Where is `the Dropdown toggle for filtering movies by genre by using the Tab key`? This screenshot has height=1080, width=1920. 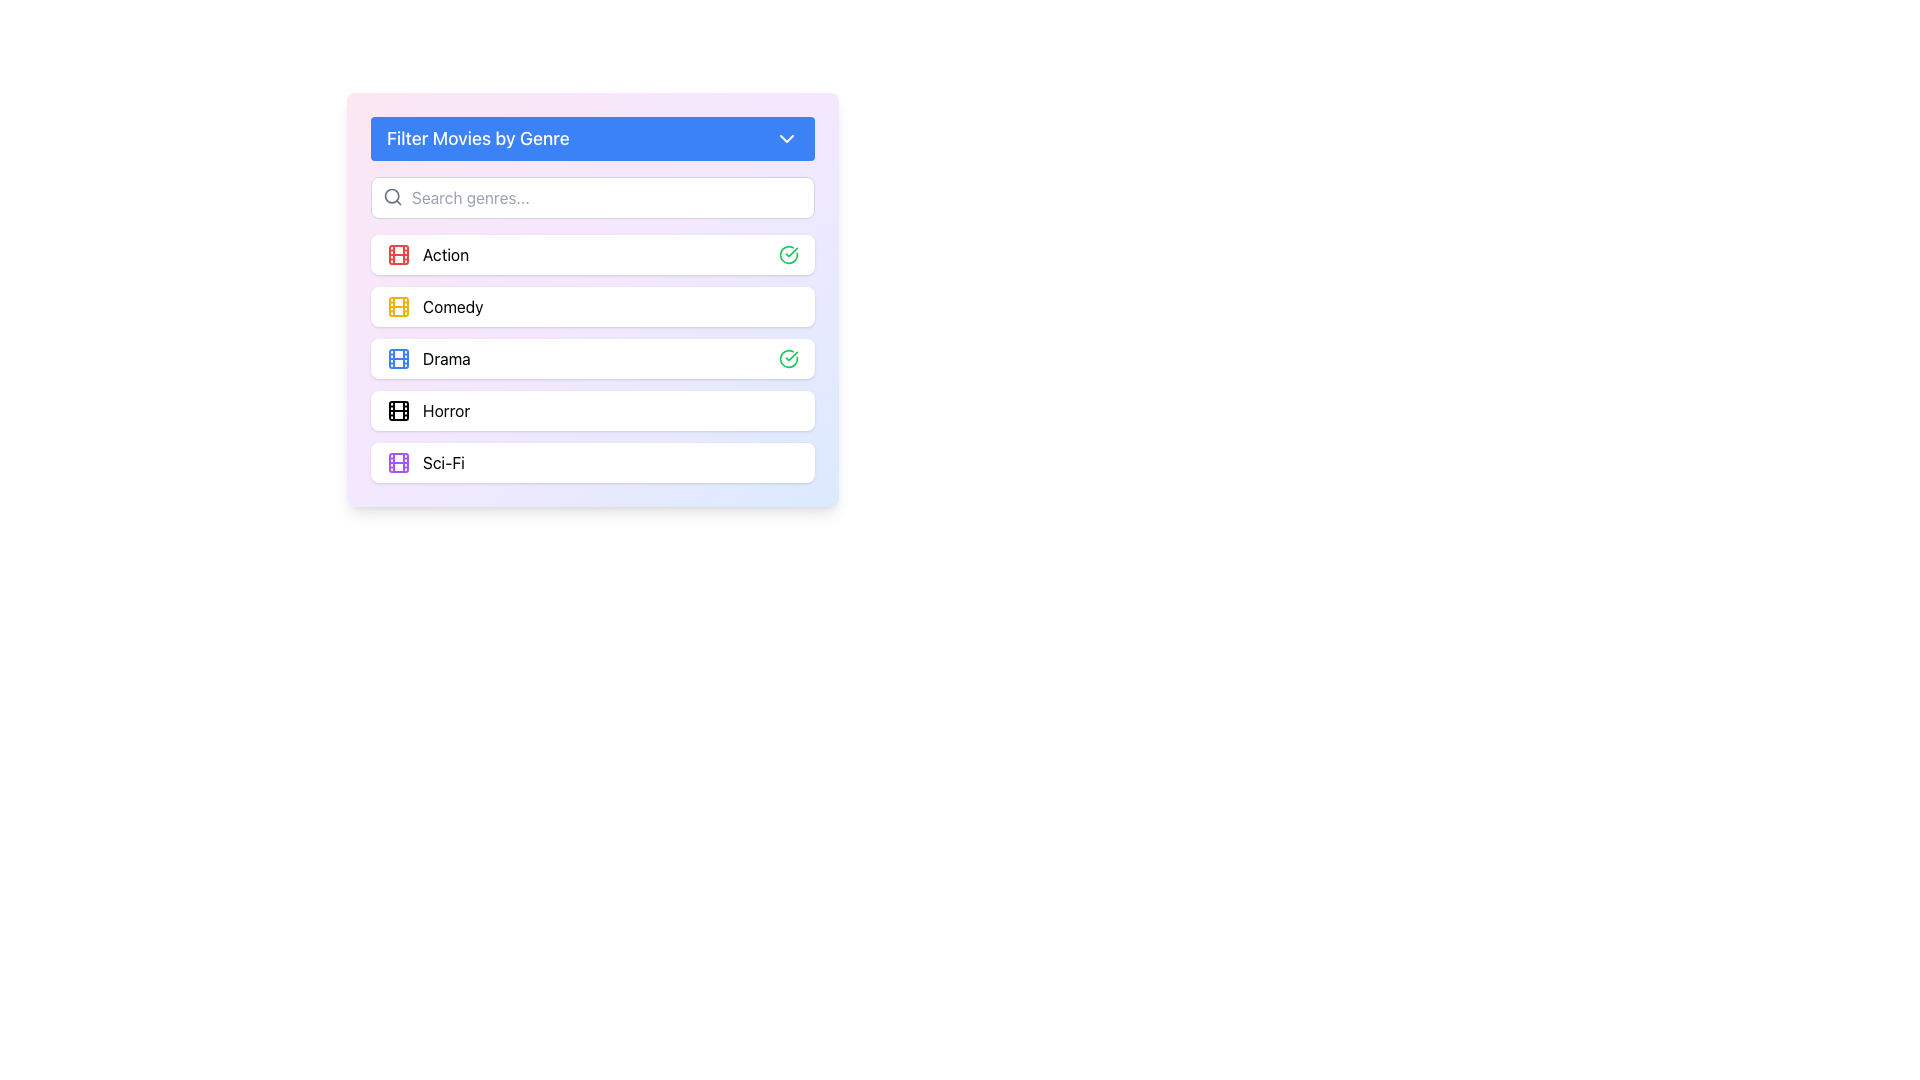 the Dropdown toggle for filtering movies by genre by using the Tab key is located at coordinates (592, 137).